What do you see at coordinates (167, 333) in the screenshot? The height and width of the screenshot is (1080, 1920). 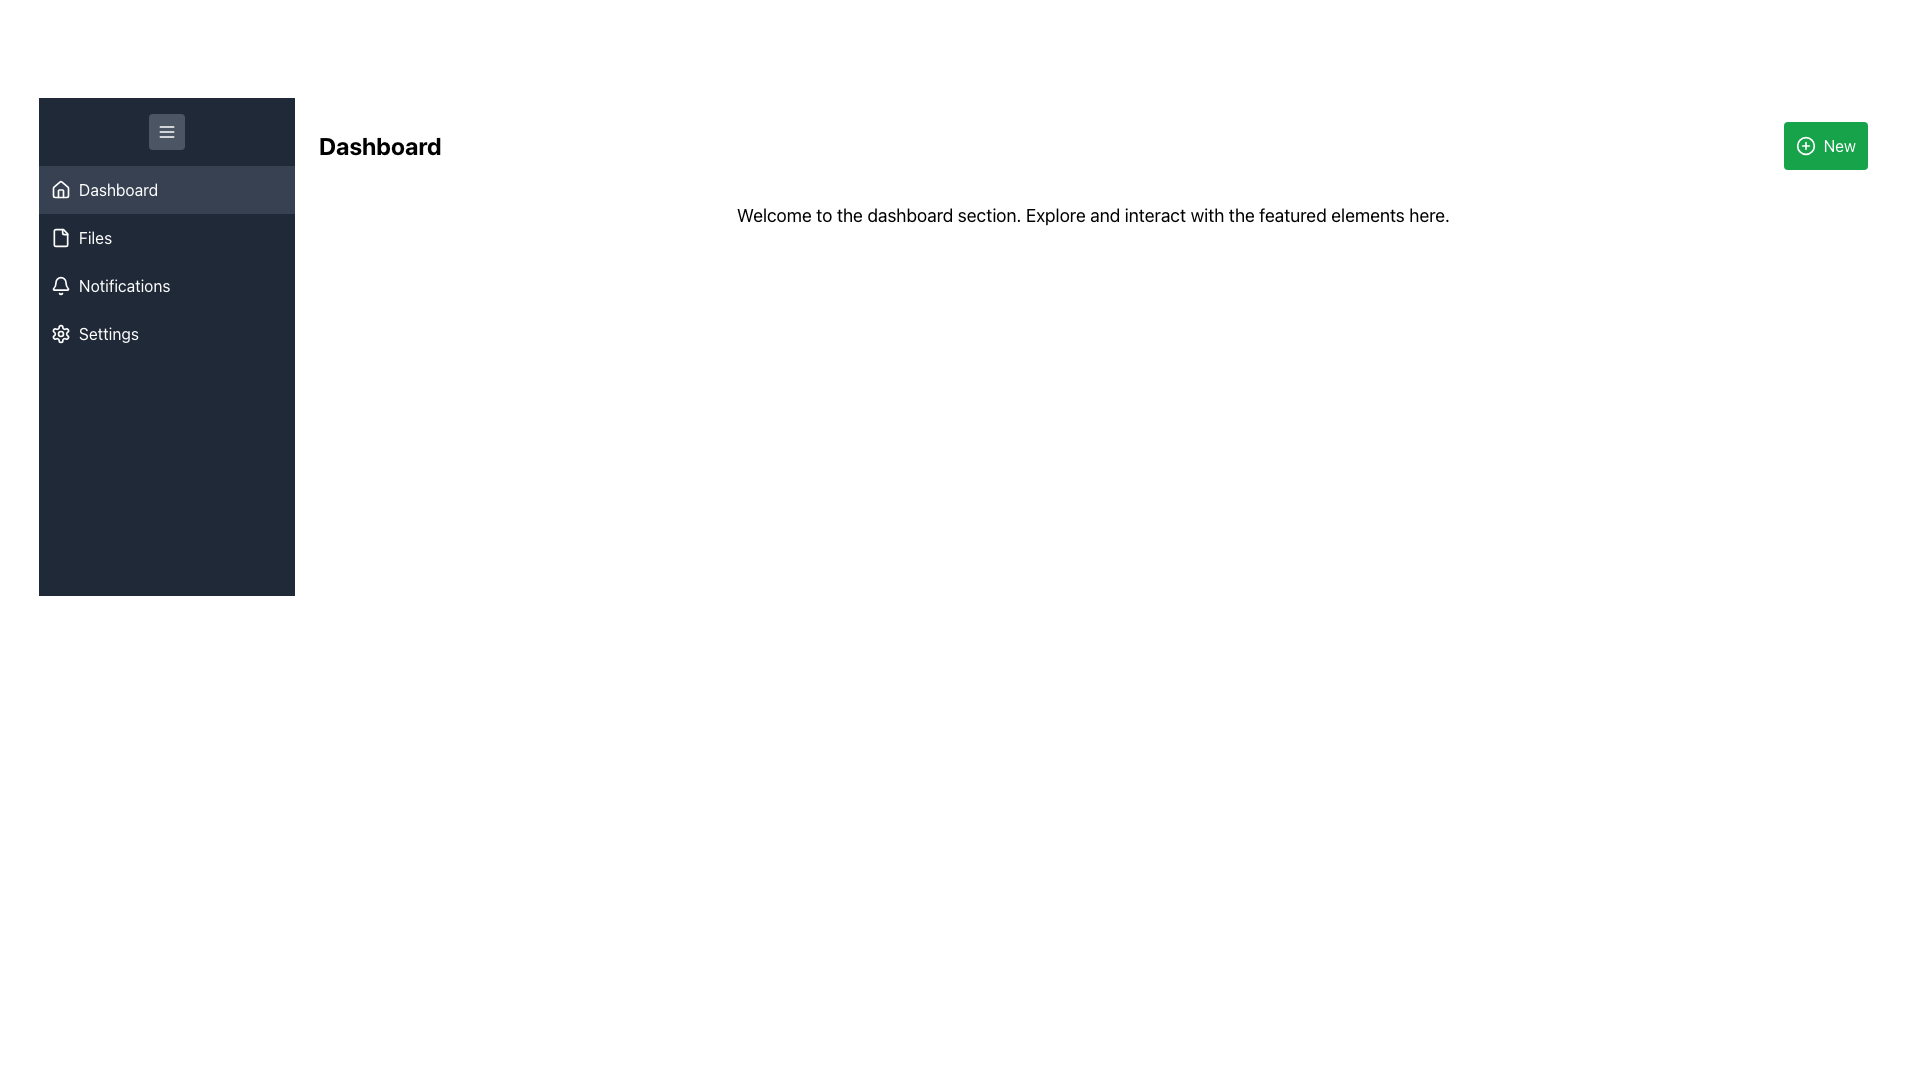 I see `the 'Settings' menu option in the vertical navigation bar` at bounding box center [167, 333].